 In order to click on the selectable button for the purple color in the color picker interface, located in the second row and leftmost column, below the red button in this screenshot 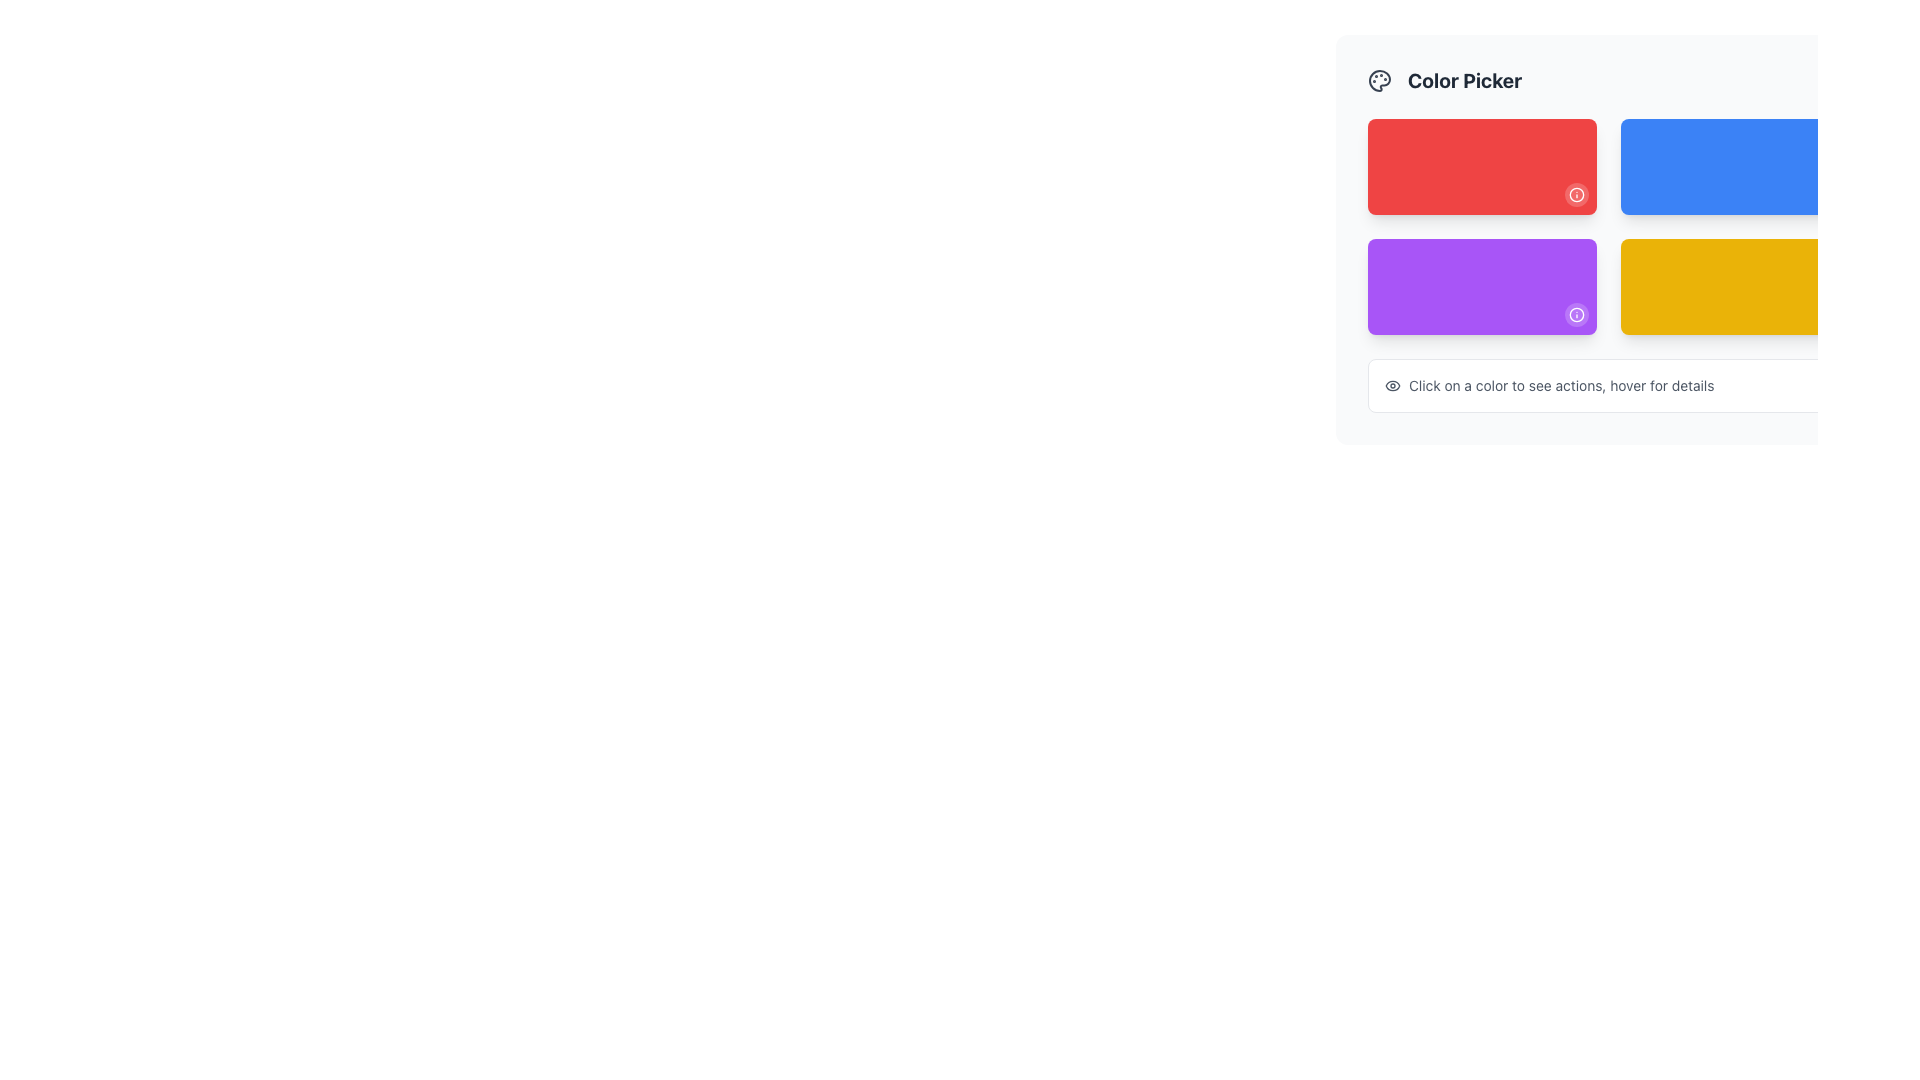, I will do `click(1482, 286)`.